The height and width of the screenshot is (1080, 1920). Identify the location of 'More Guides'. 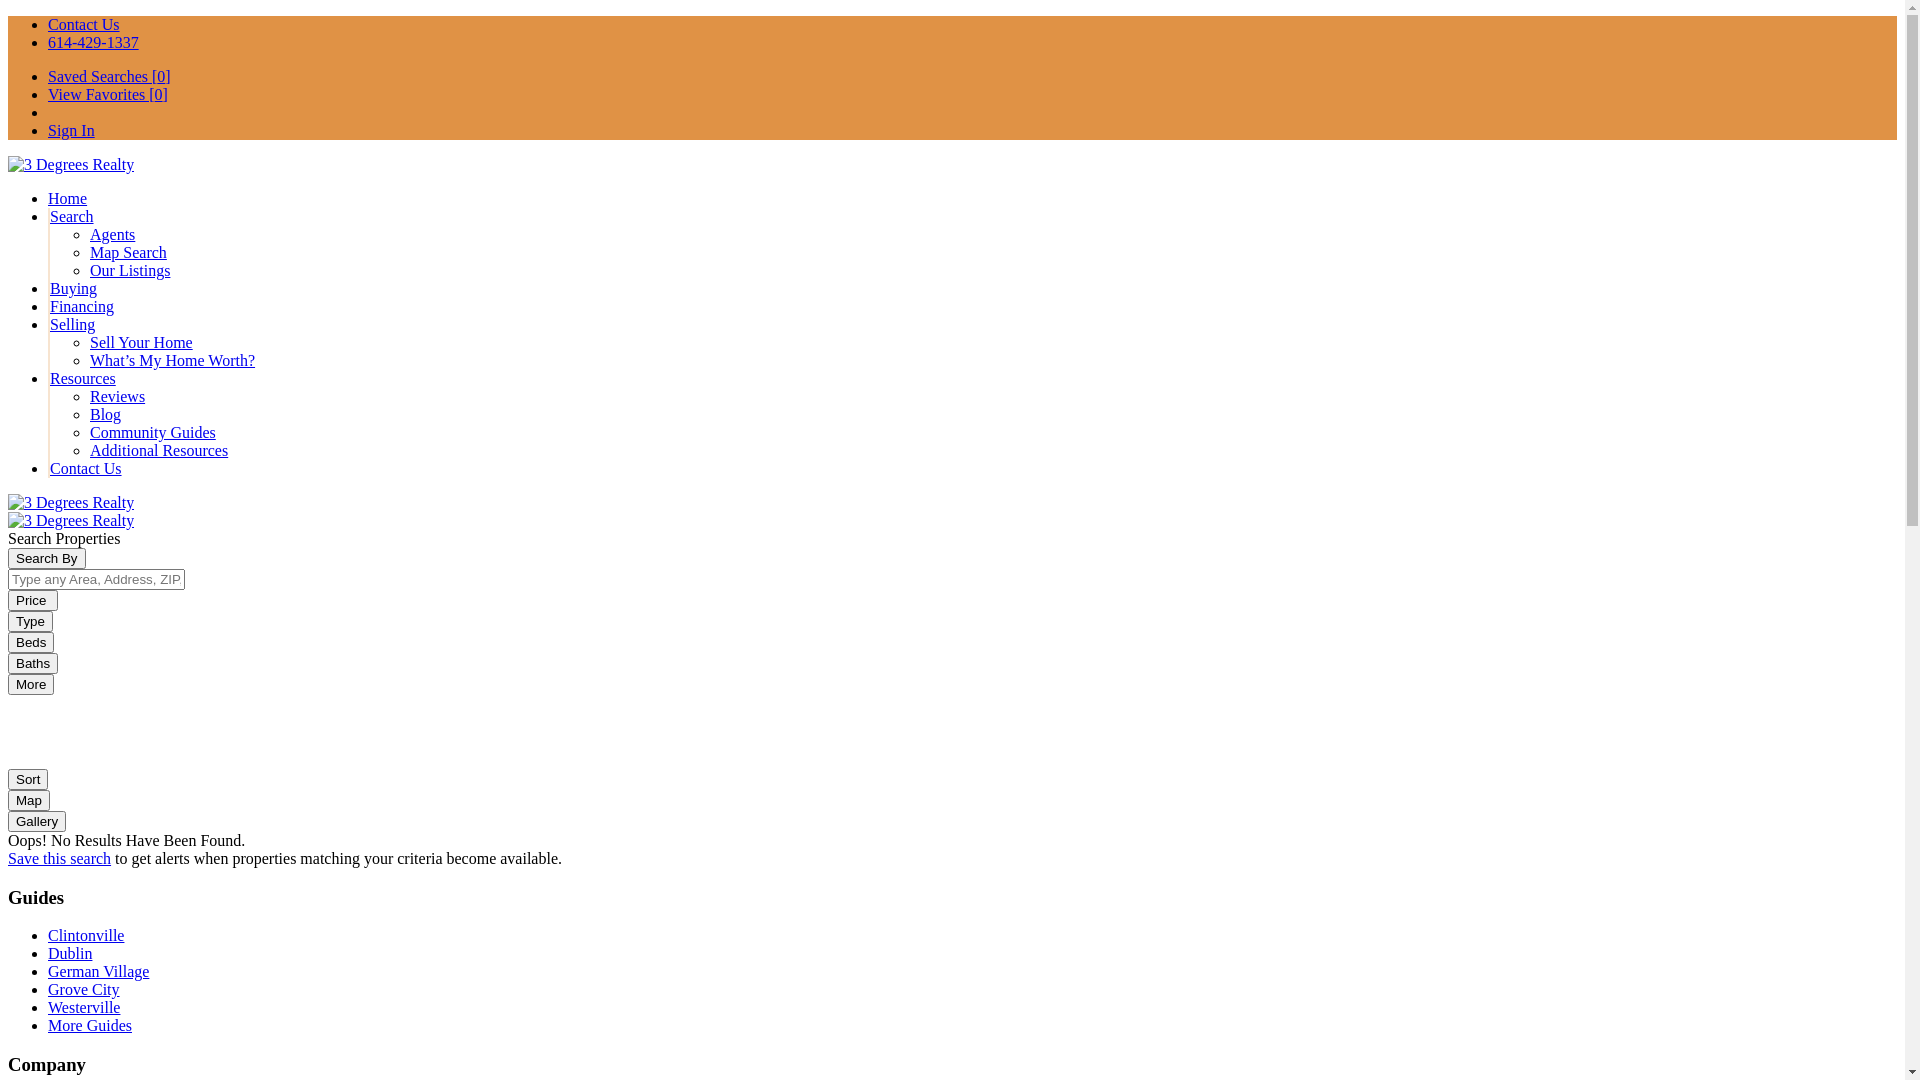
(48, 1025).